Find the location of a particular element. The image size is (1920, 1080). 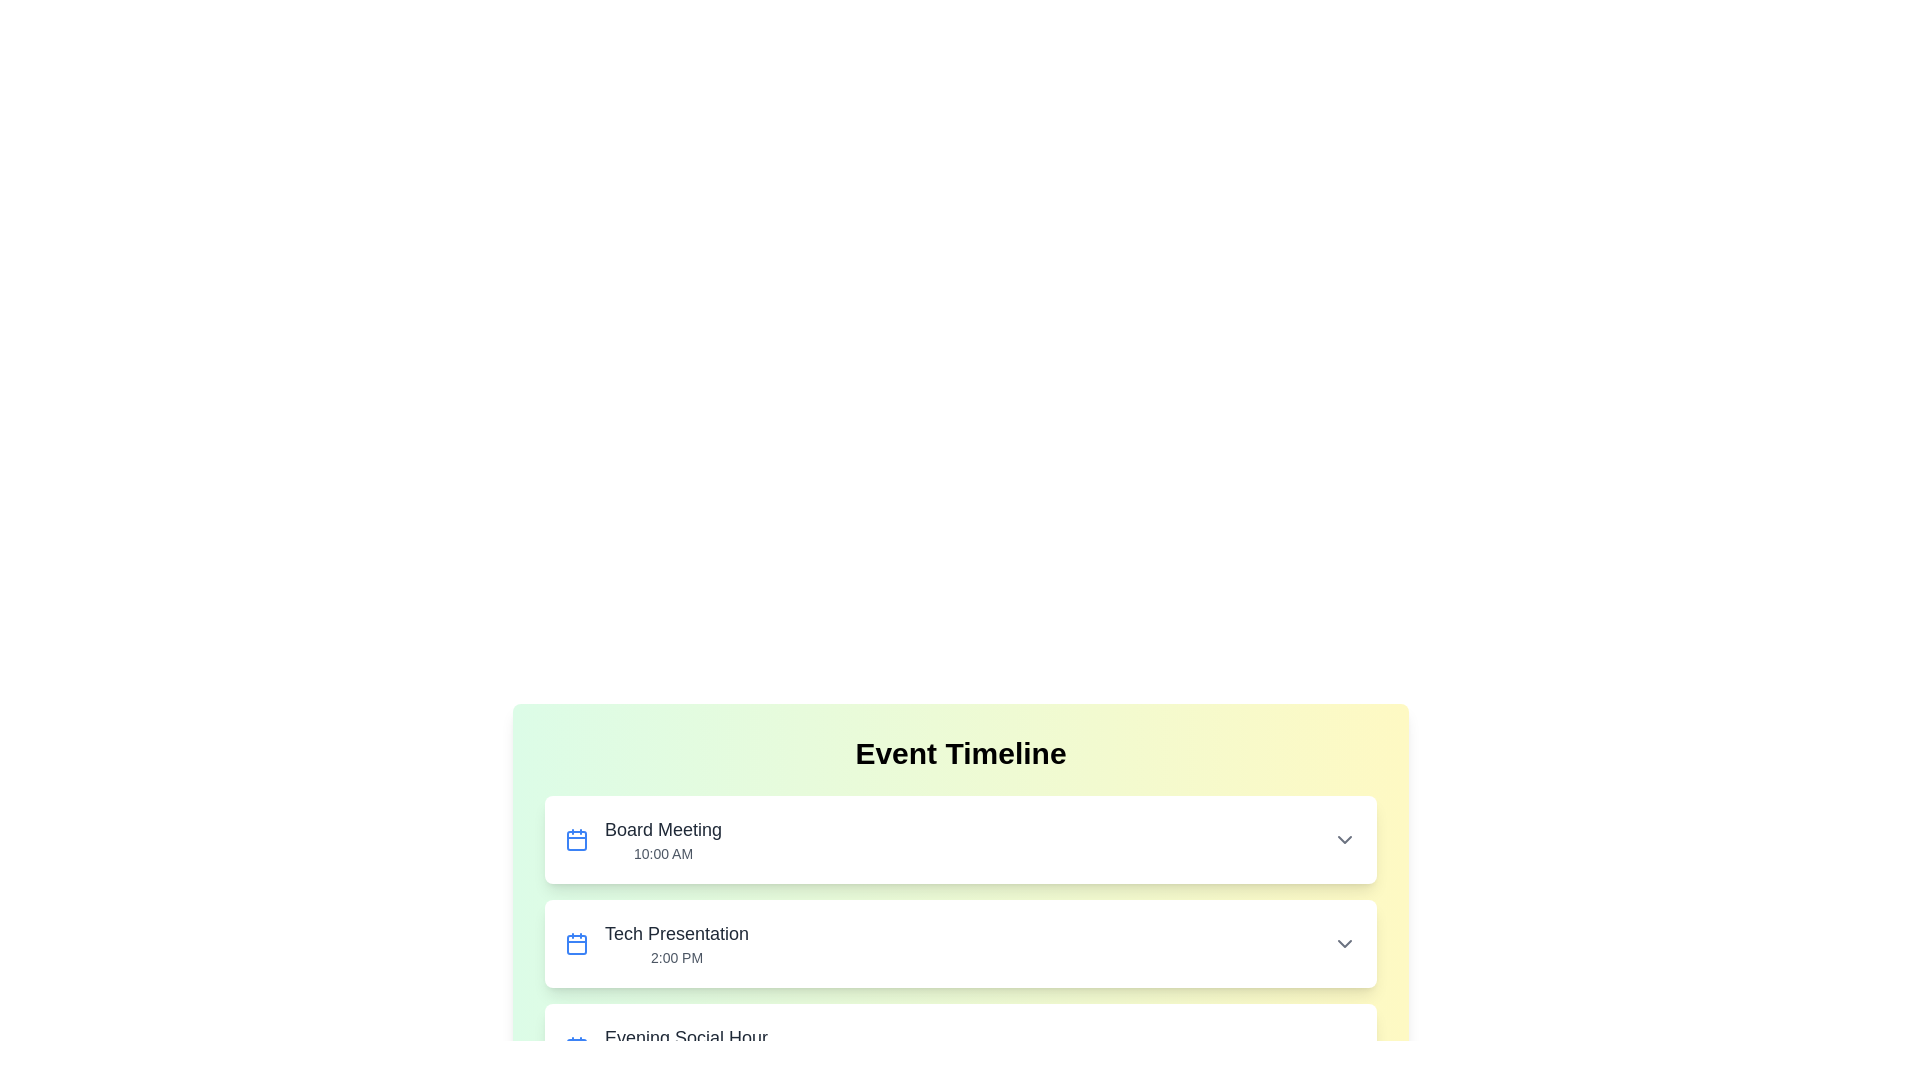

the right chevron of the second event entry labeled 'Tech Presentation' in the timeline to expand details is located at coordinates (960, 944).